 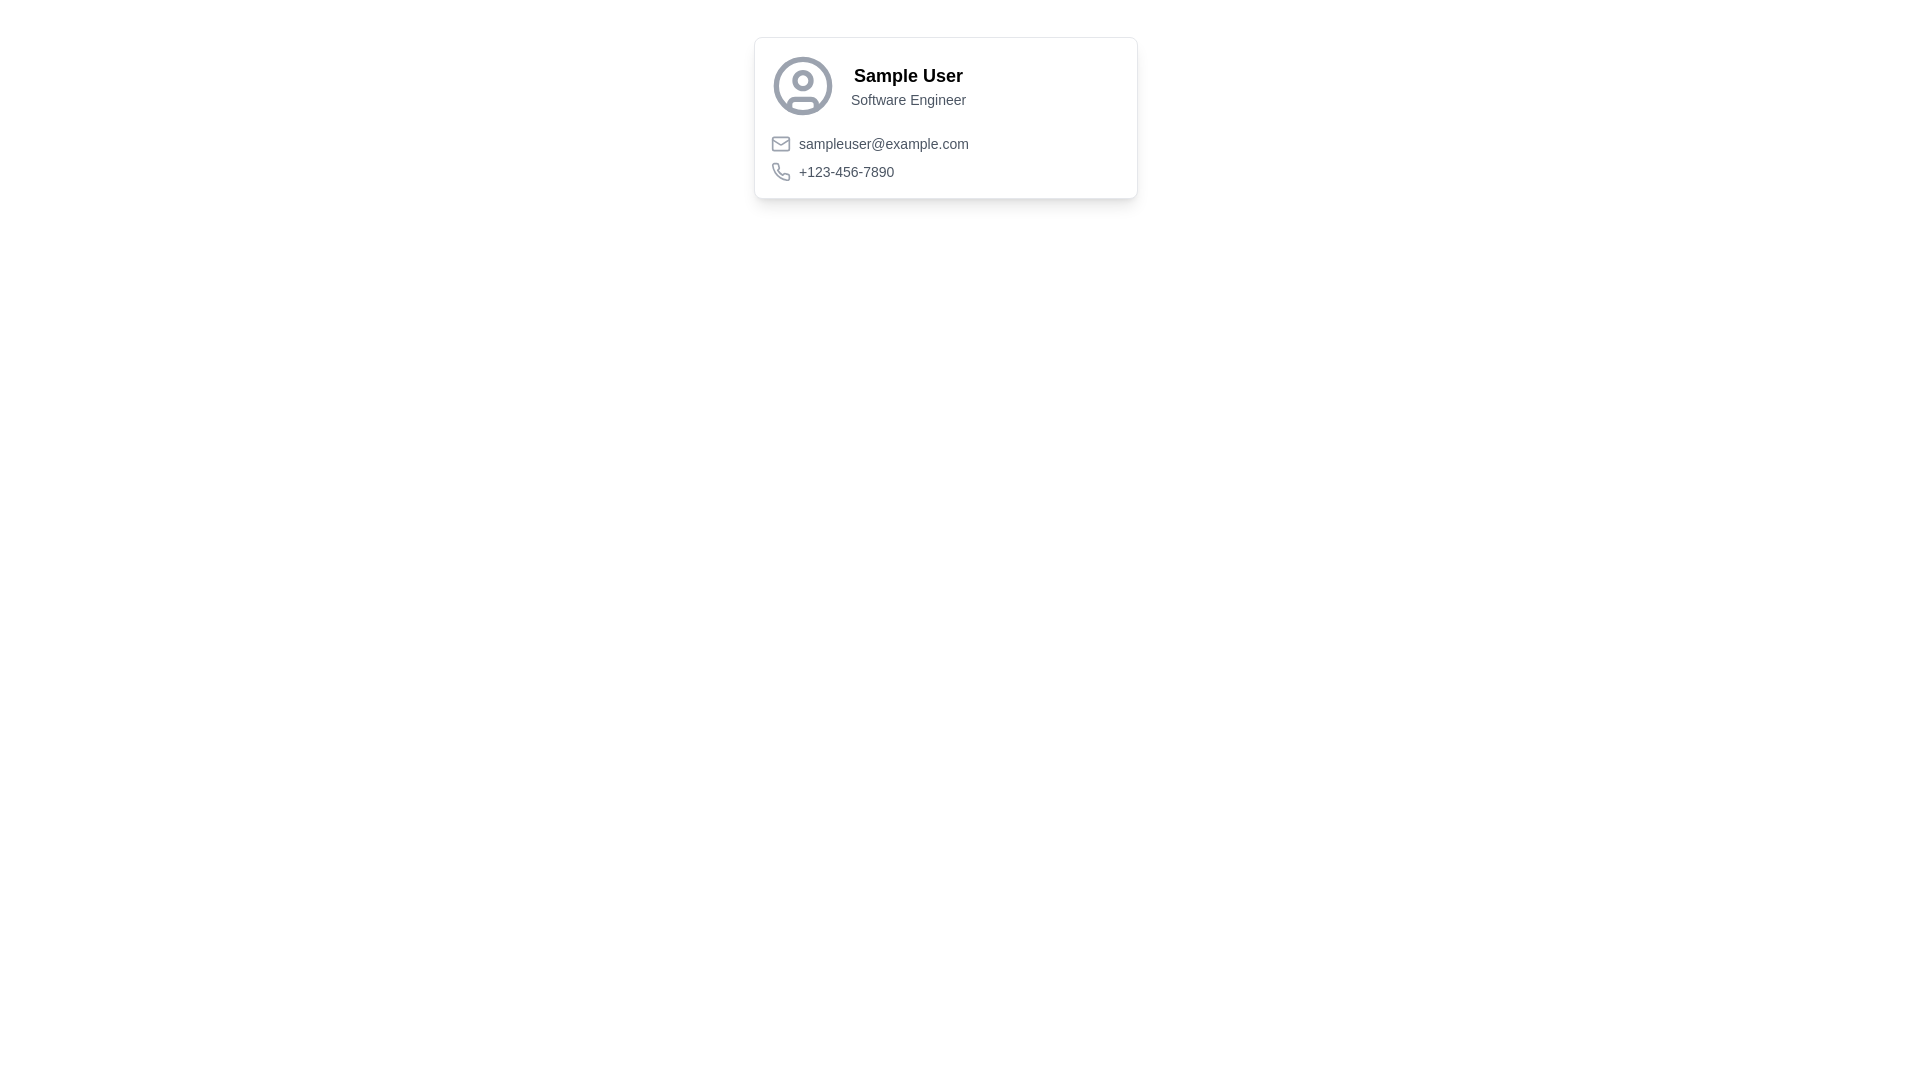 I want to click on the outermost circular shape of the user profile icon located in the top-left corner of the user card for 'Sample User', so click(x=802, y=84).